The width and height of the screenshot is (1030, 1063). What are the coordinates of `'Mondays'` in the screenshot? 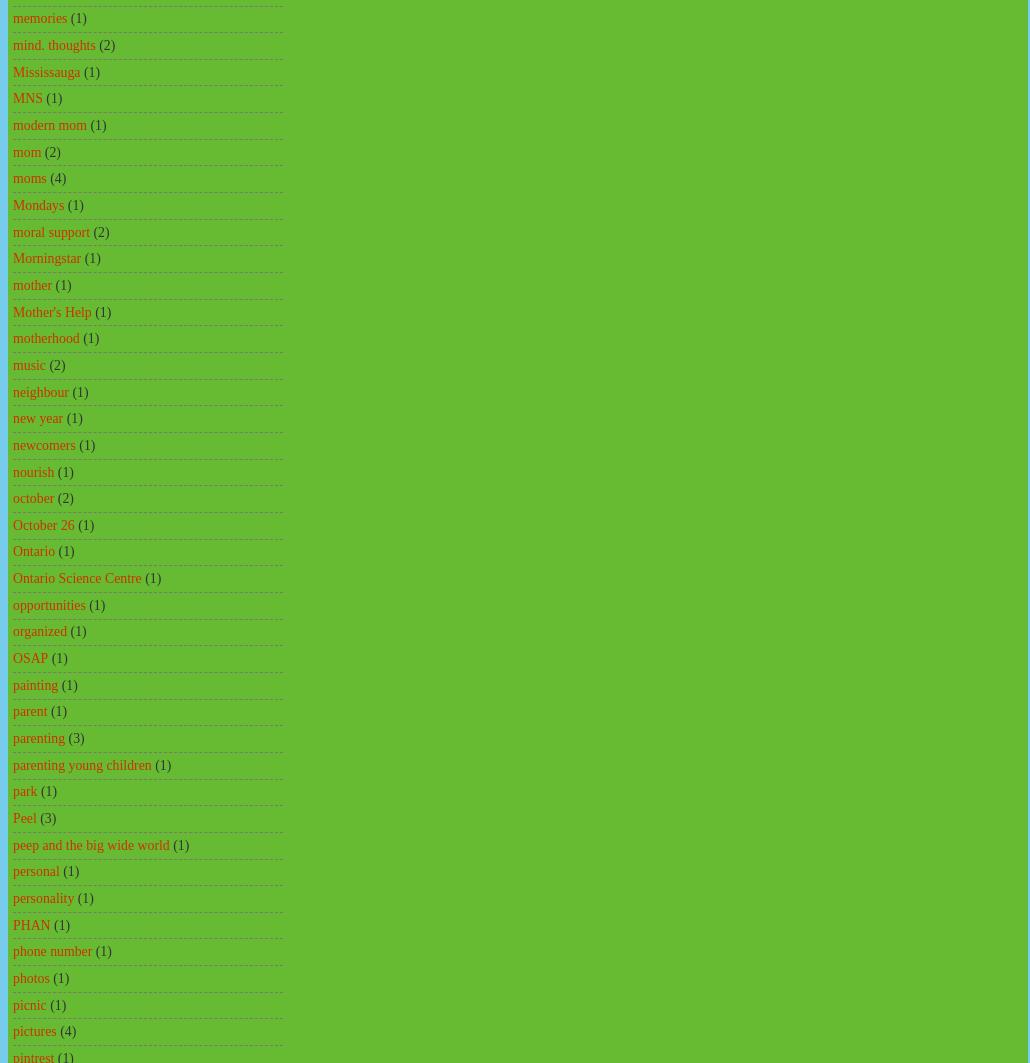 It's located at (38, 204).